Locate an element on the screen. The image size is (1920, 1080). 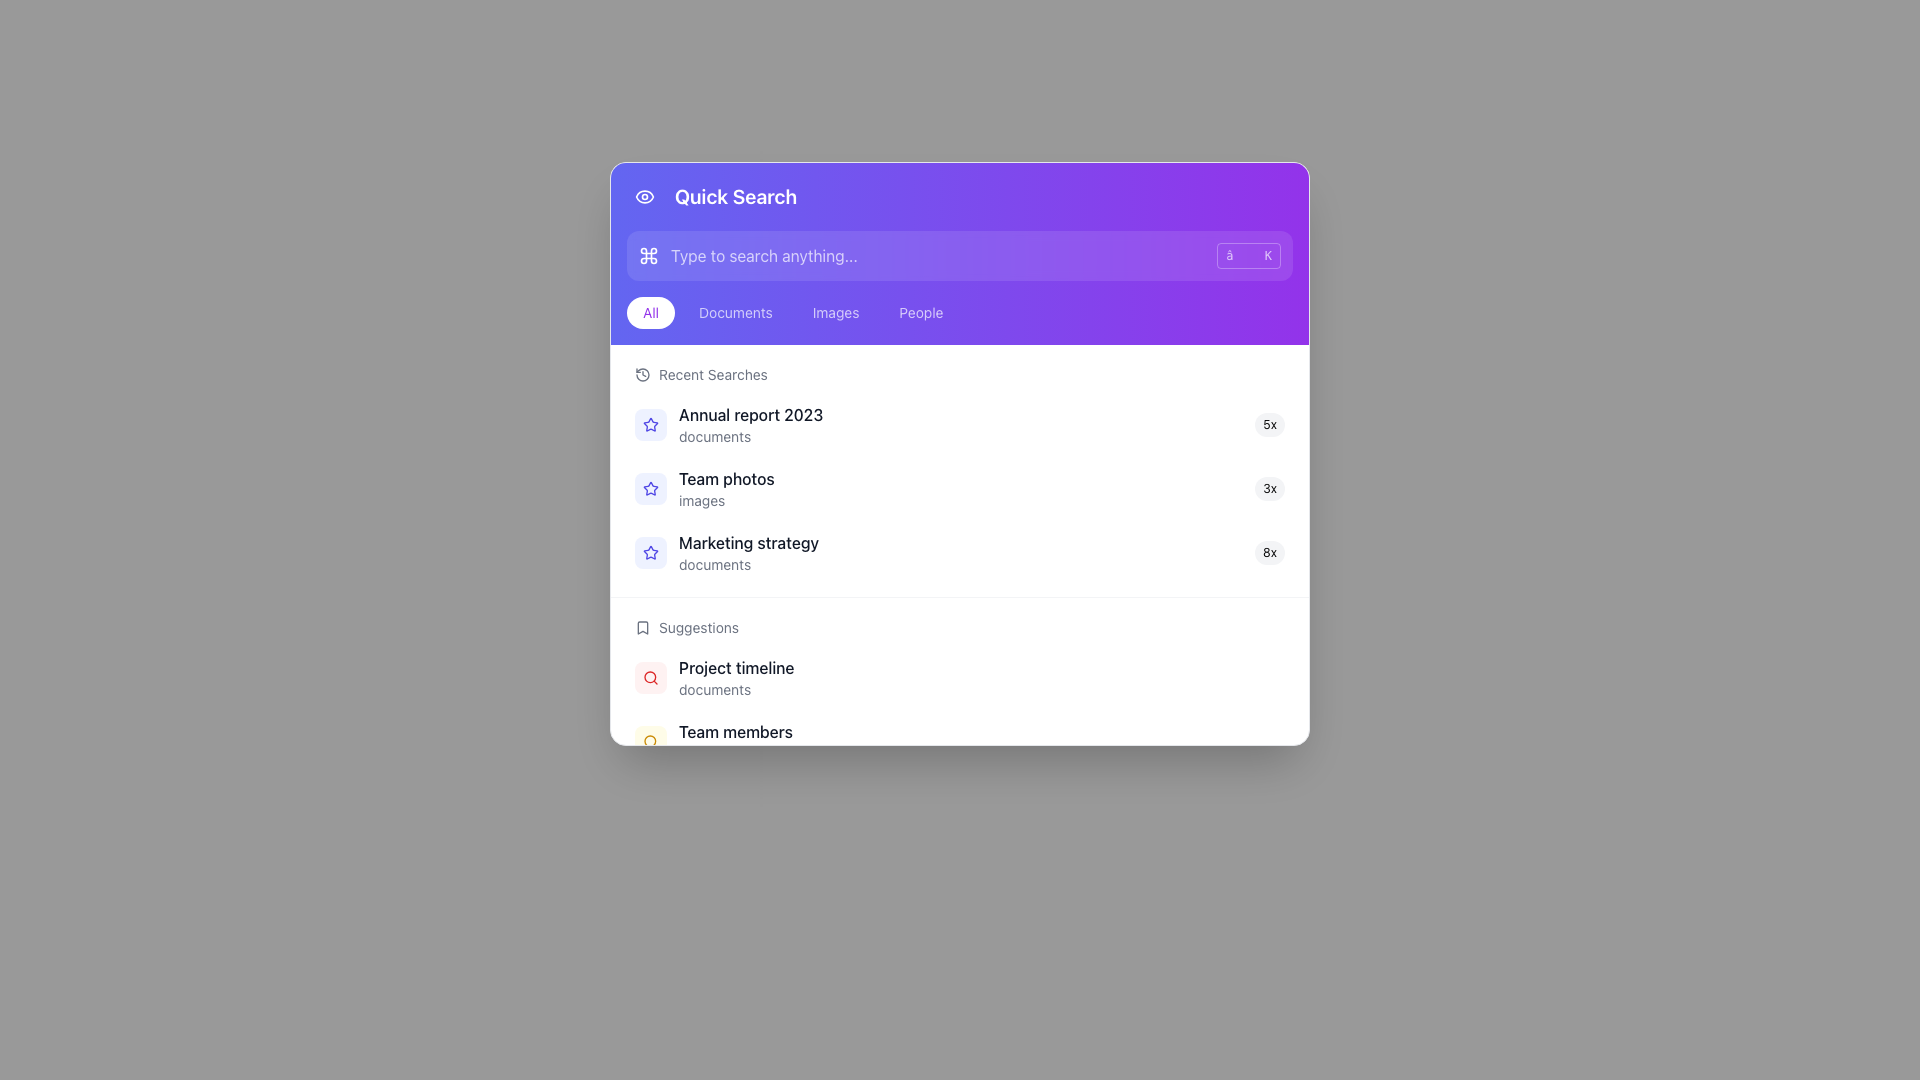
the star-shaped icon with a blue border located in the 'Recent Searches' section, adjacent to the 'Team photos' label is located at coordinates (651, 423).